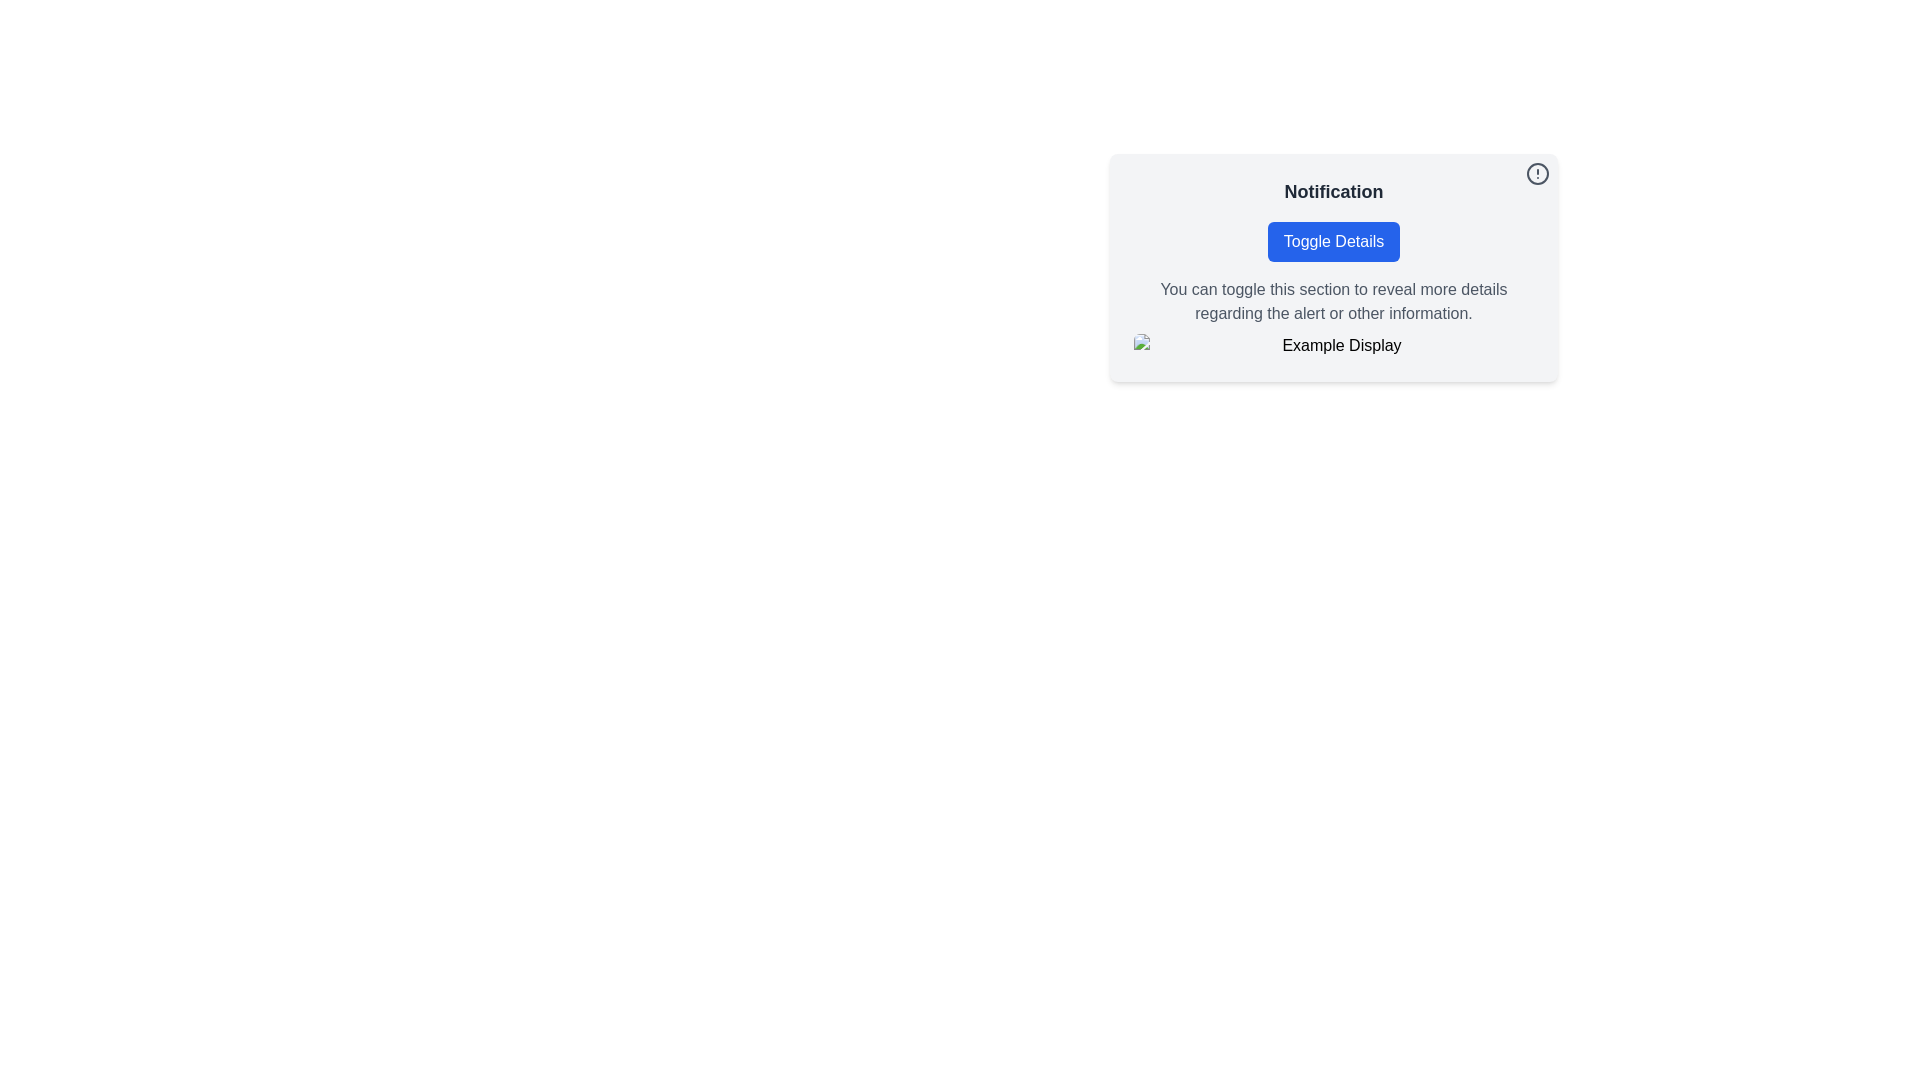 The width and height of the screenshot is (1920, 1080). I want to click on the toggle button below the title 'Notification', so click(1334, 241).